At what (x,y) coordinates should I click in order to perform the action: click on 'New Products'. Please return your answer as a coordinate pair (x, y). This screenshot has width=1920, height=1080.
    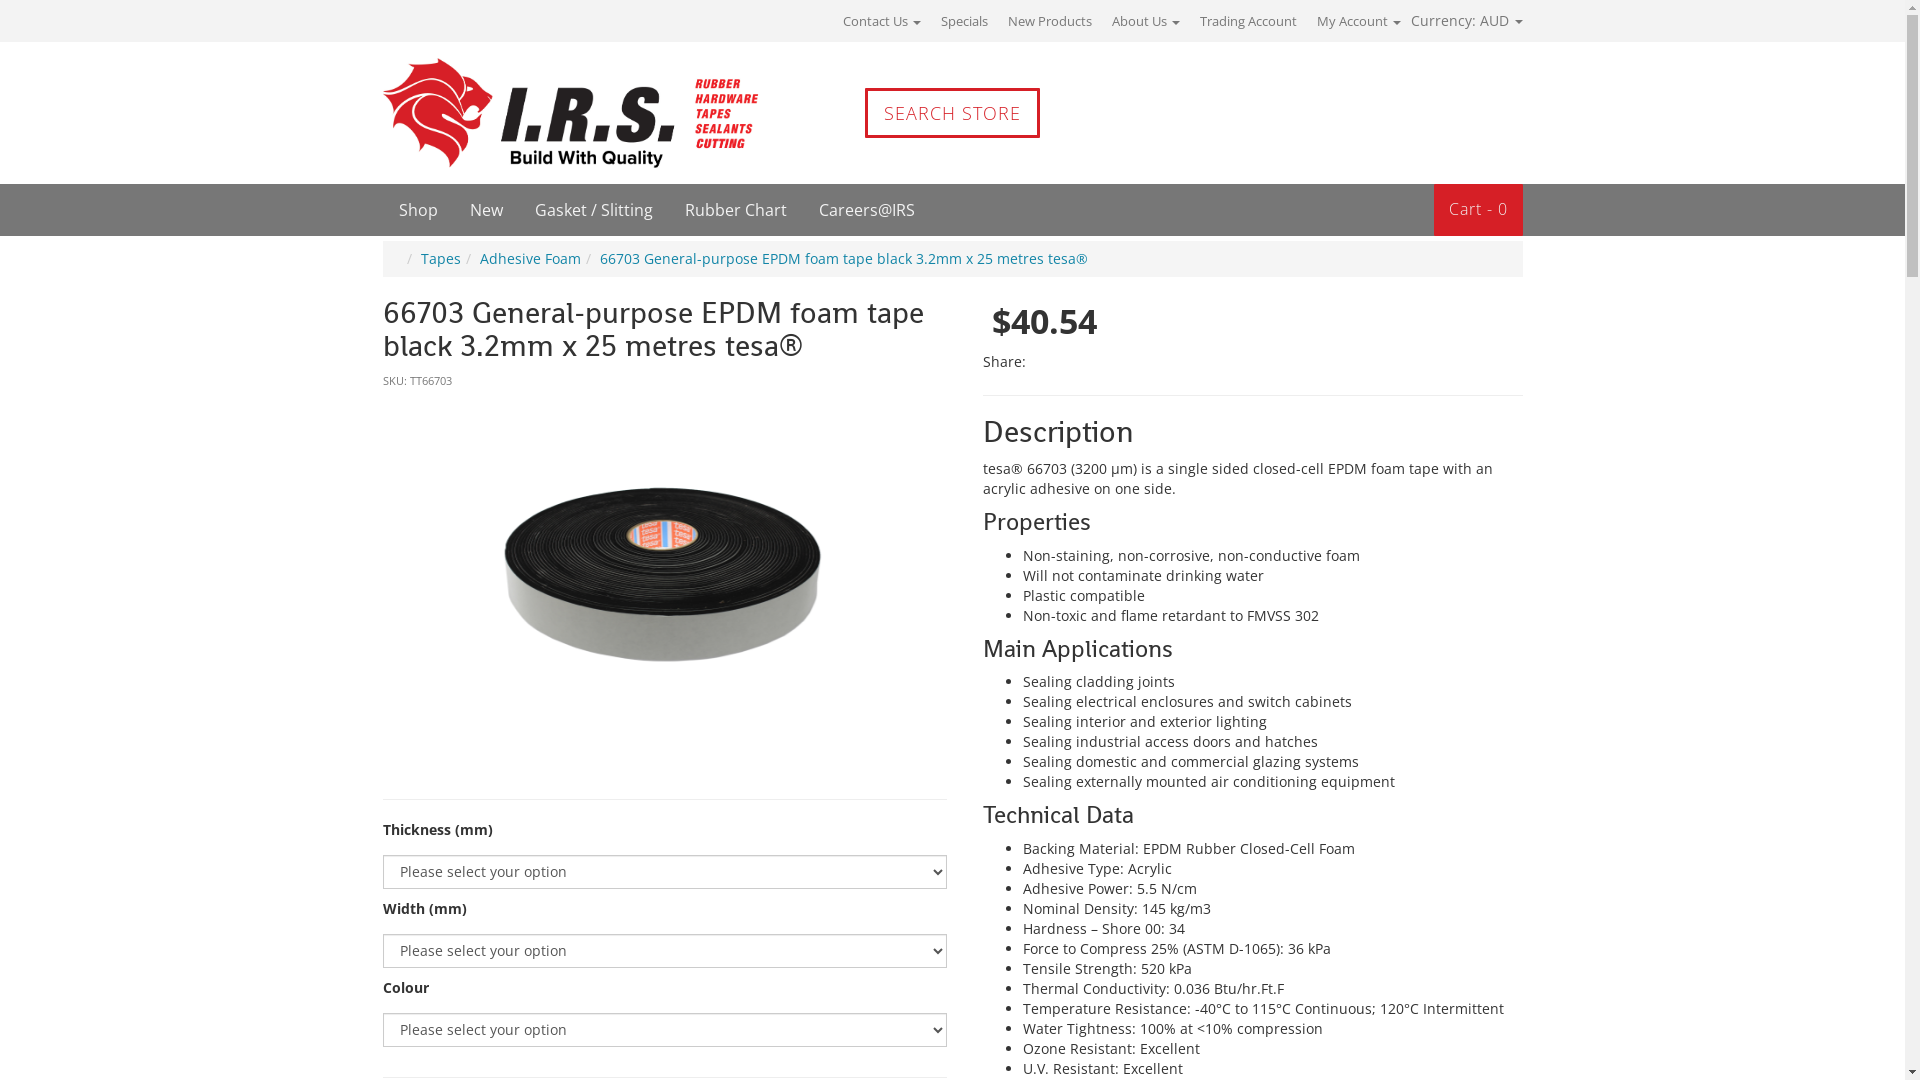
    Looking at the image, I should click on (1049, 20).